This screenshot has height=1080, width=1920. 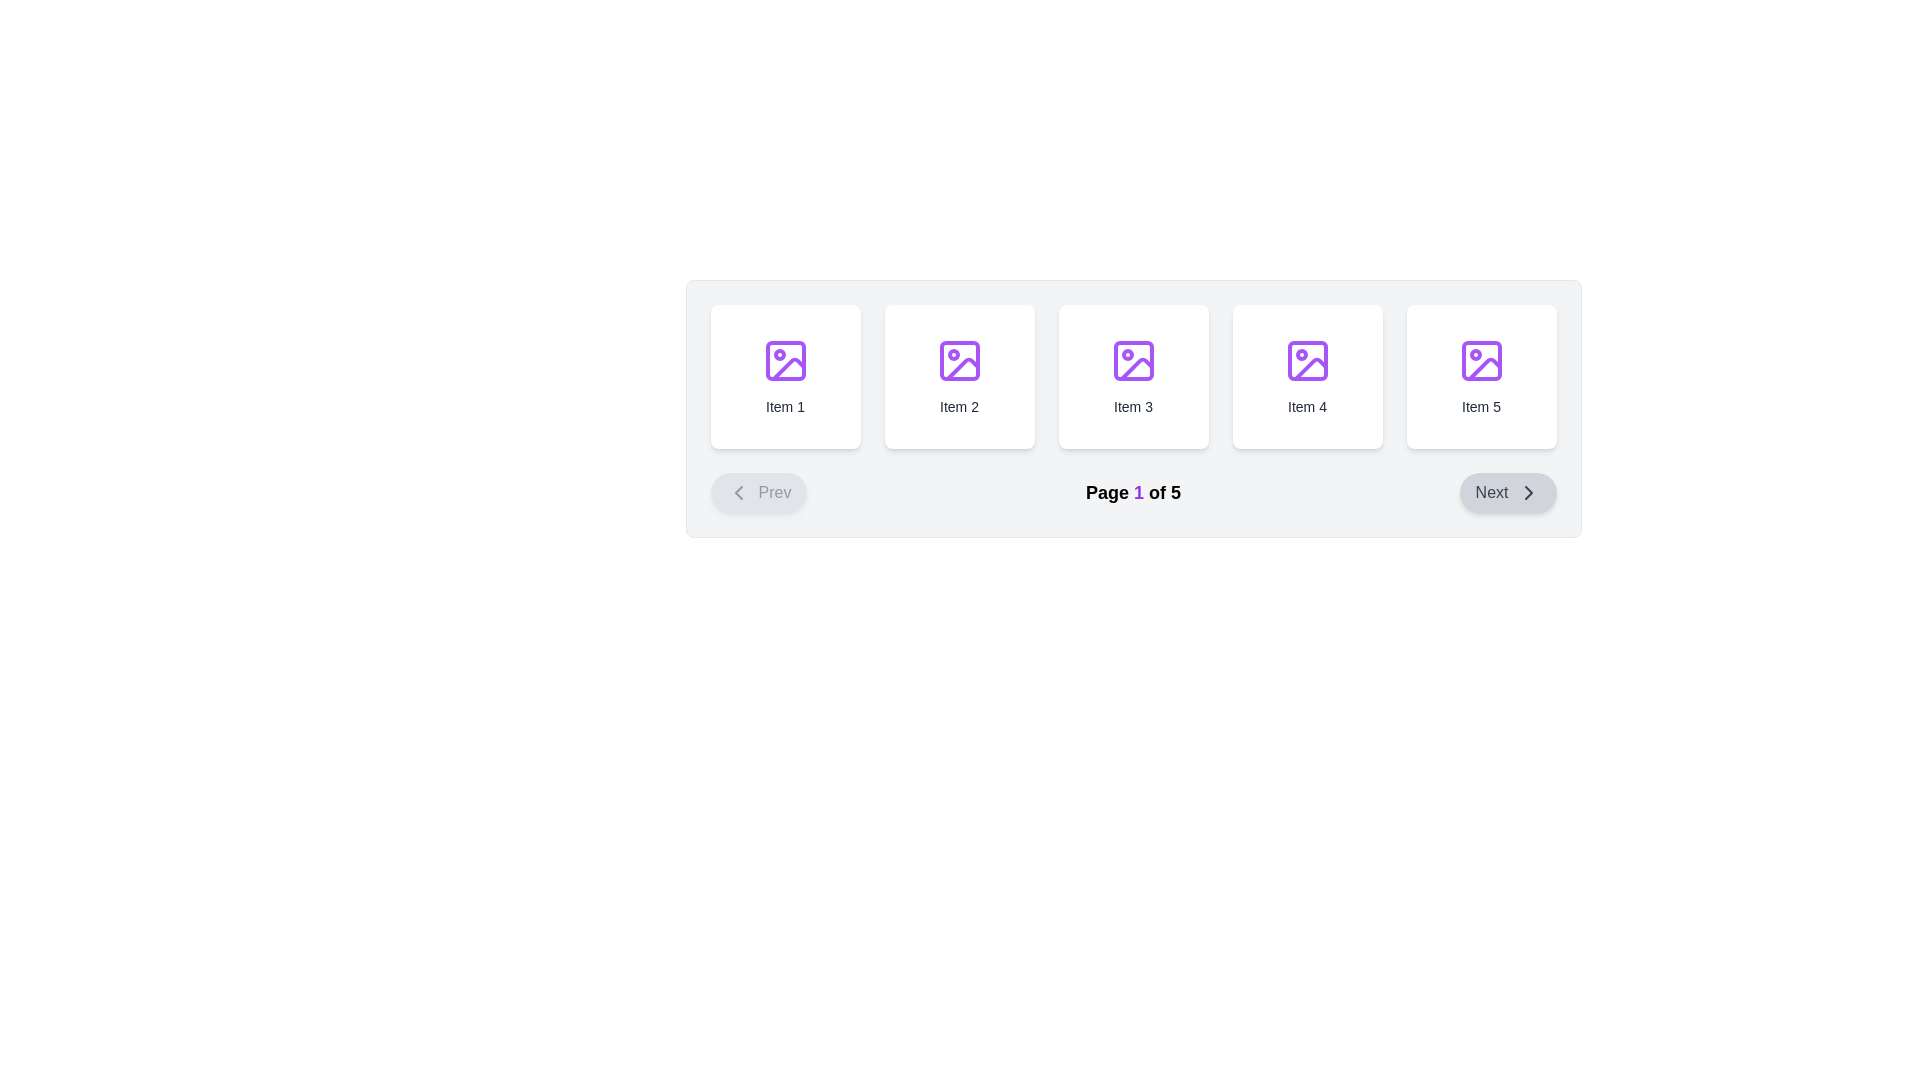 I want to click on the icon (SVG Graphic) located in the second column of the grid layout, specifically inside the card labeled 'Item 2', so click(x=958, y=361).